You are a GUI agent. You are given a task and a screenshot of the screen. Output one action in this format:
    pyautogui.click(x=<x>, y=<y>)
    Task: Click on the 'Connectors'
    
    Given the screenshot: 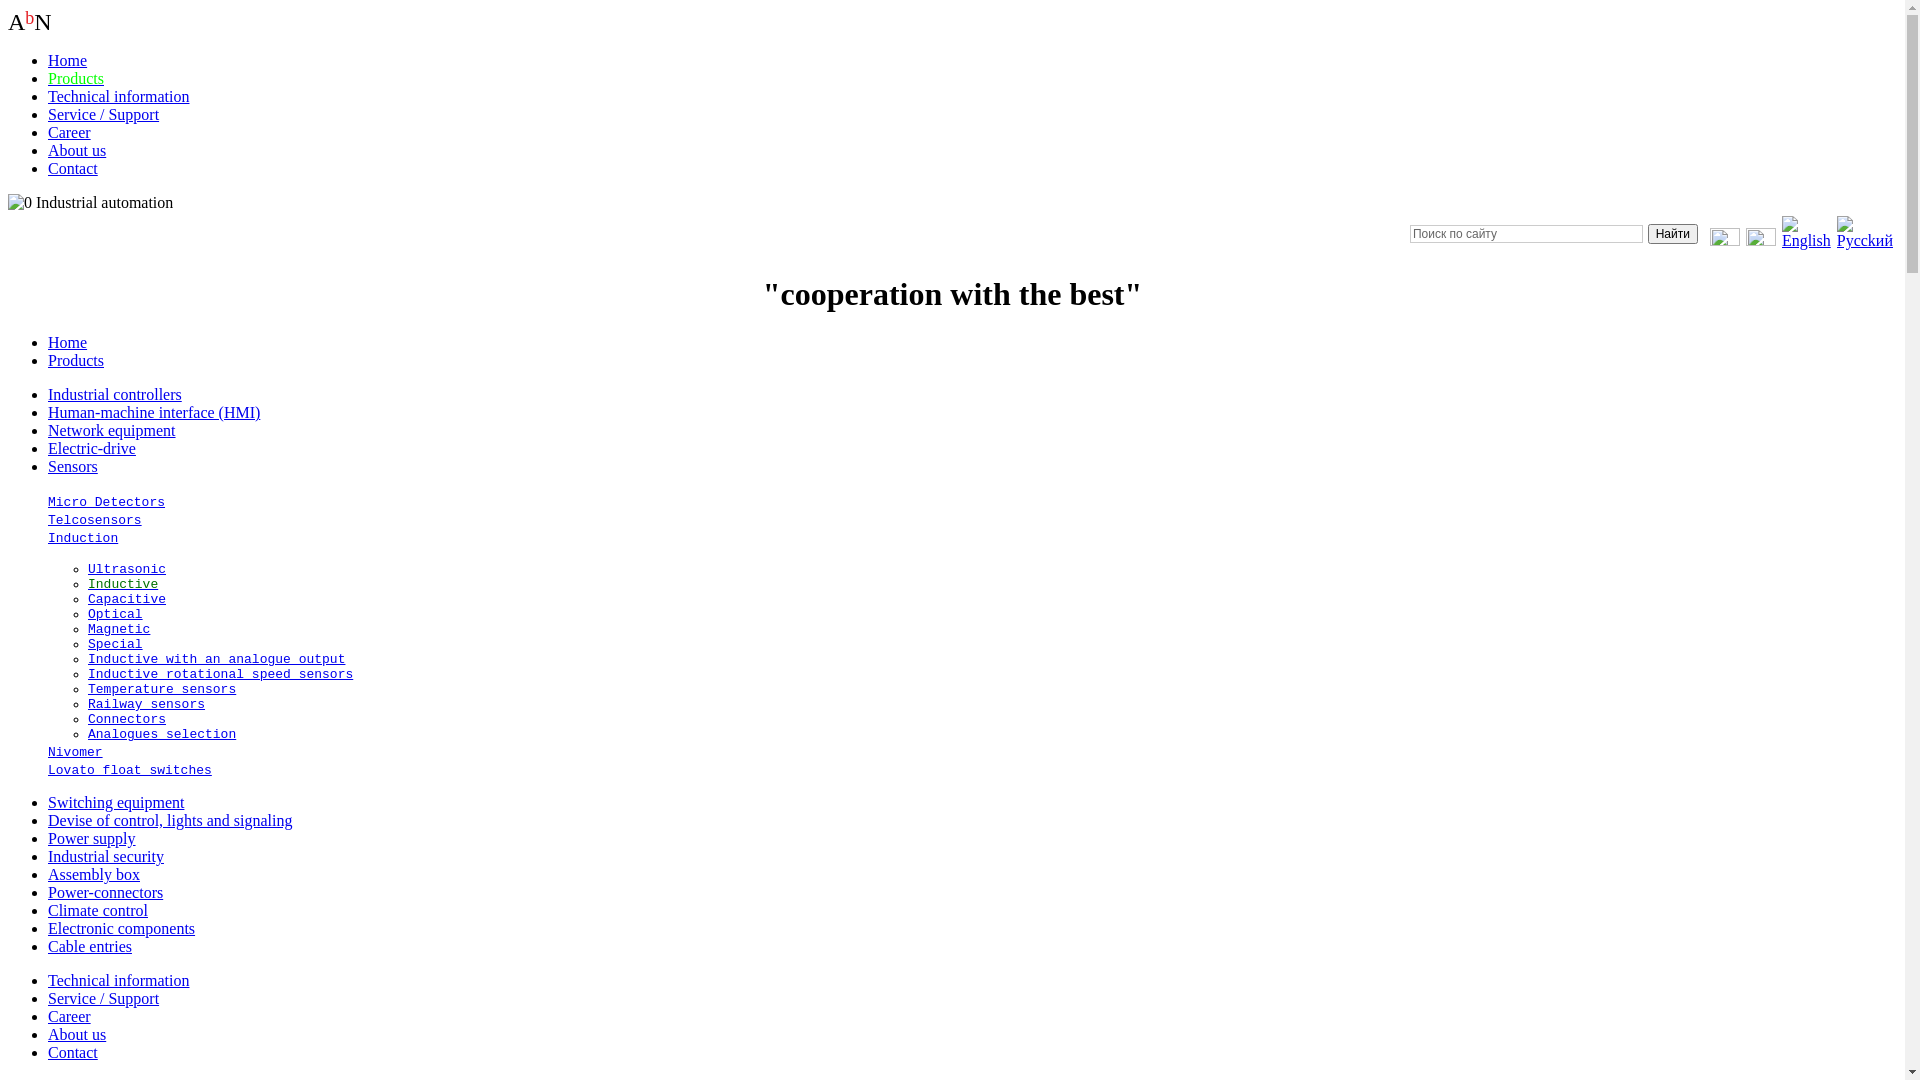 What is the action you would take?
    pyautogui.click(x=125, y=718)
    